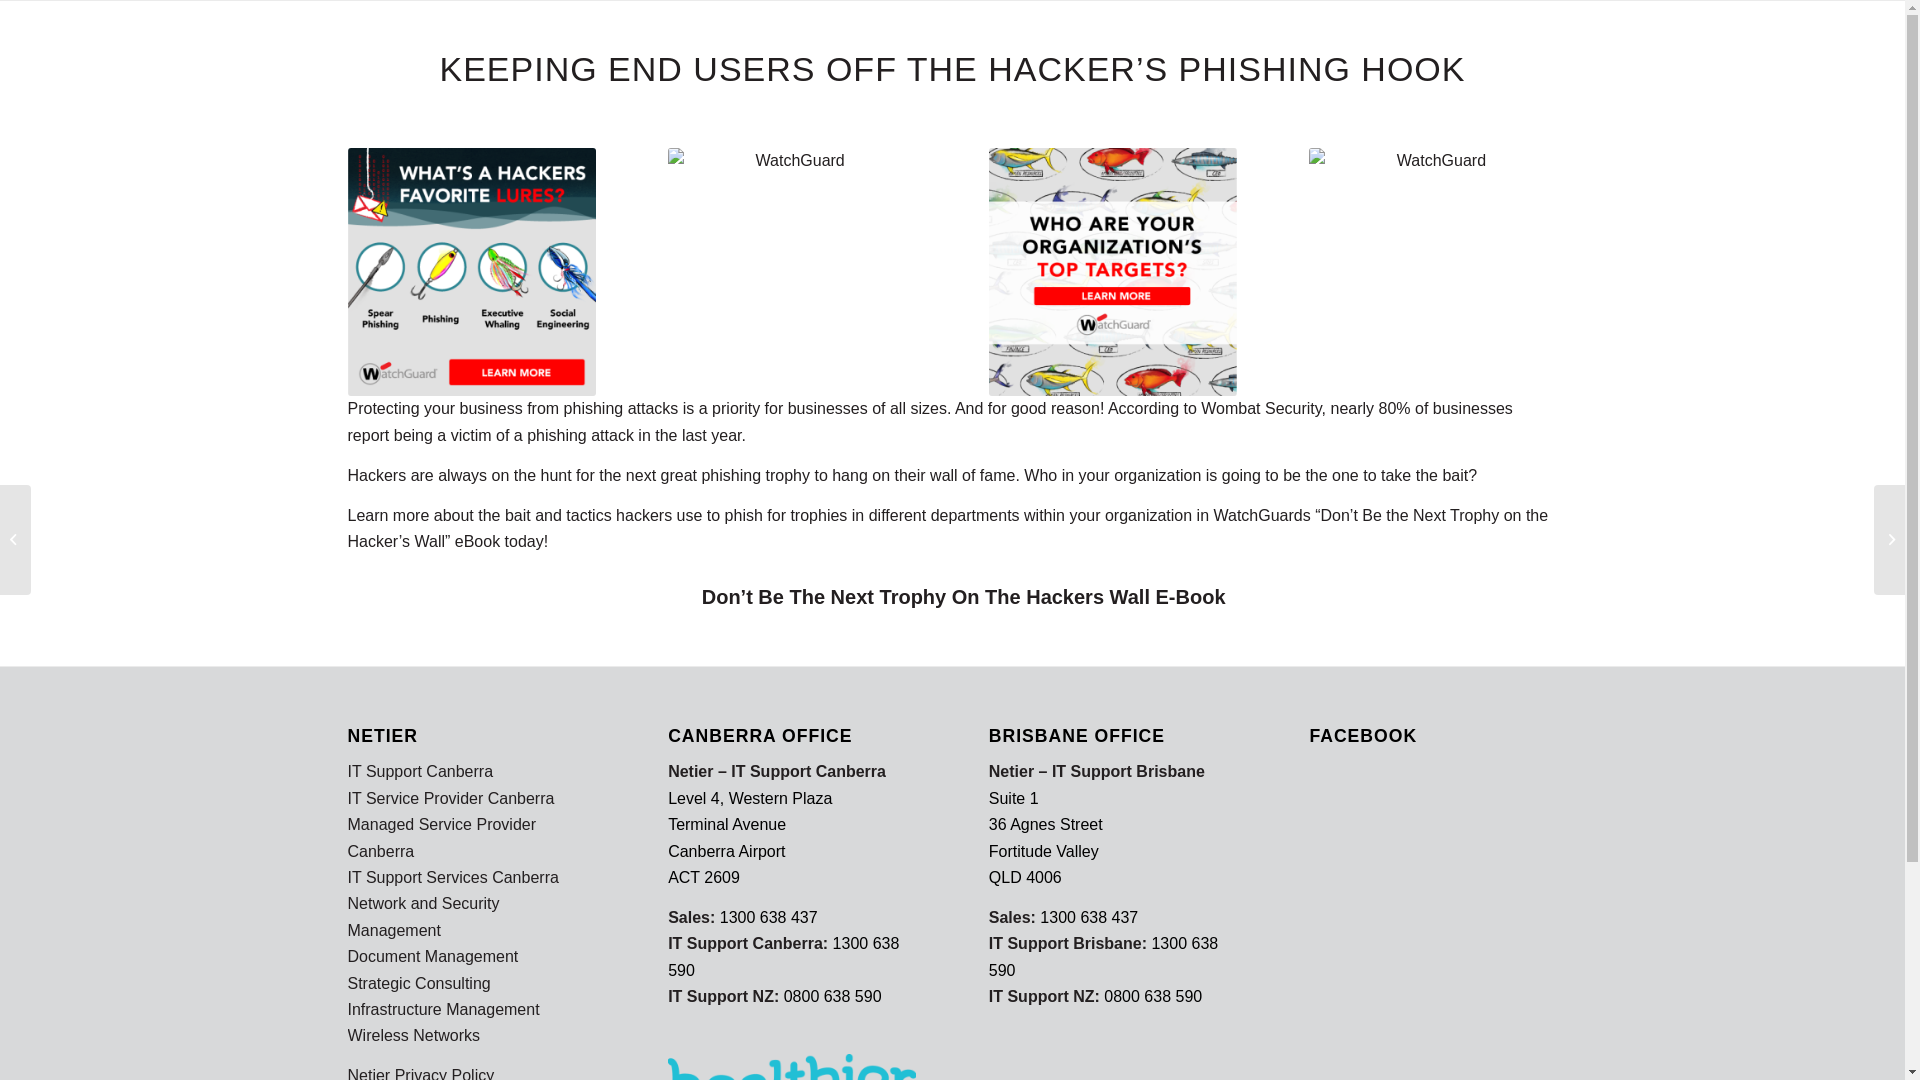 This screenshot has height=1080, width=1920. What do you see at coordinates (450, 797) in the screenshot?
I see `'IT Service Provider Canberra'` at bounding box center [450, 797].